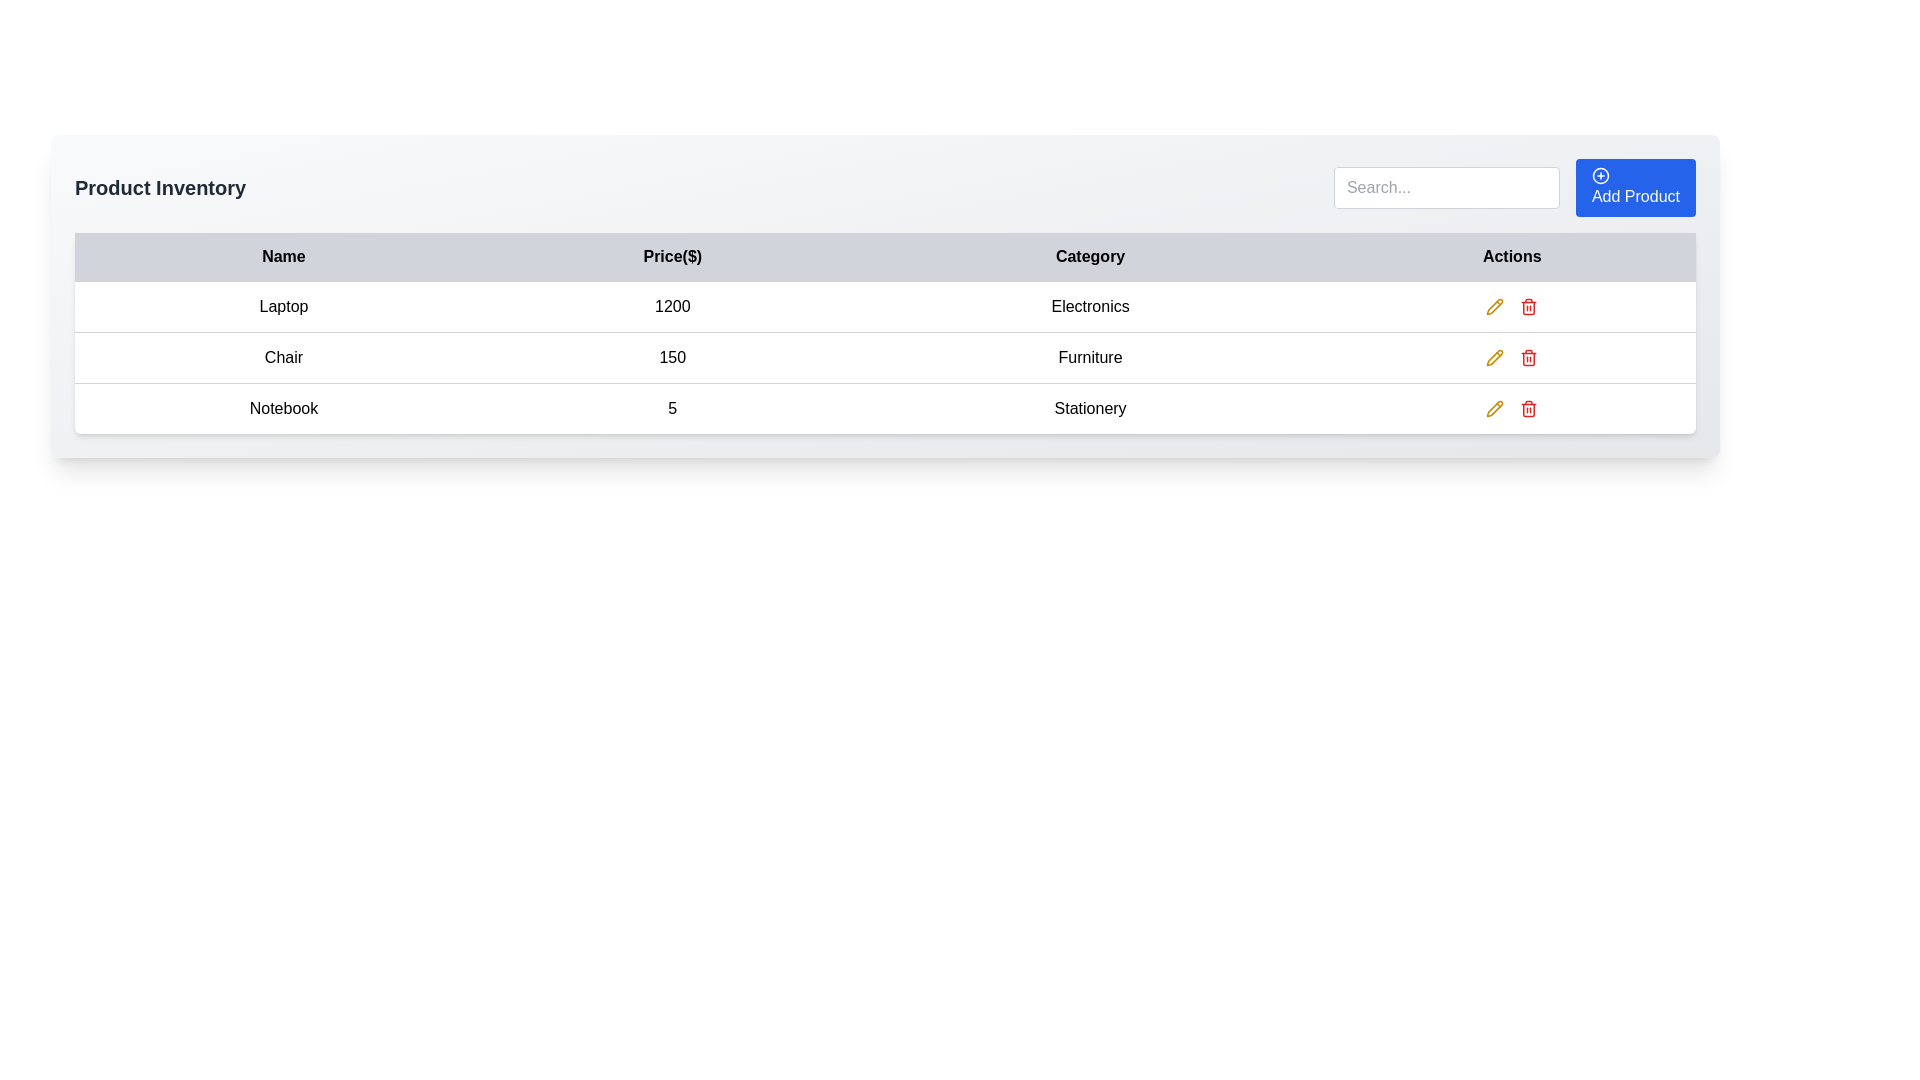 This screenshot has height=1080, width=1920. I want to click on the icon button located in the third row of the table under the 'Actions' column, so click(1494, 307).